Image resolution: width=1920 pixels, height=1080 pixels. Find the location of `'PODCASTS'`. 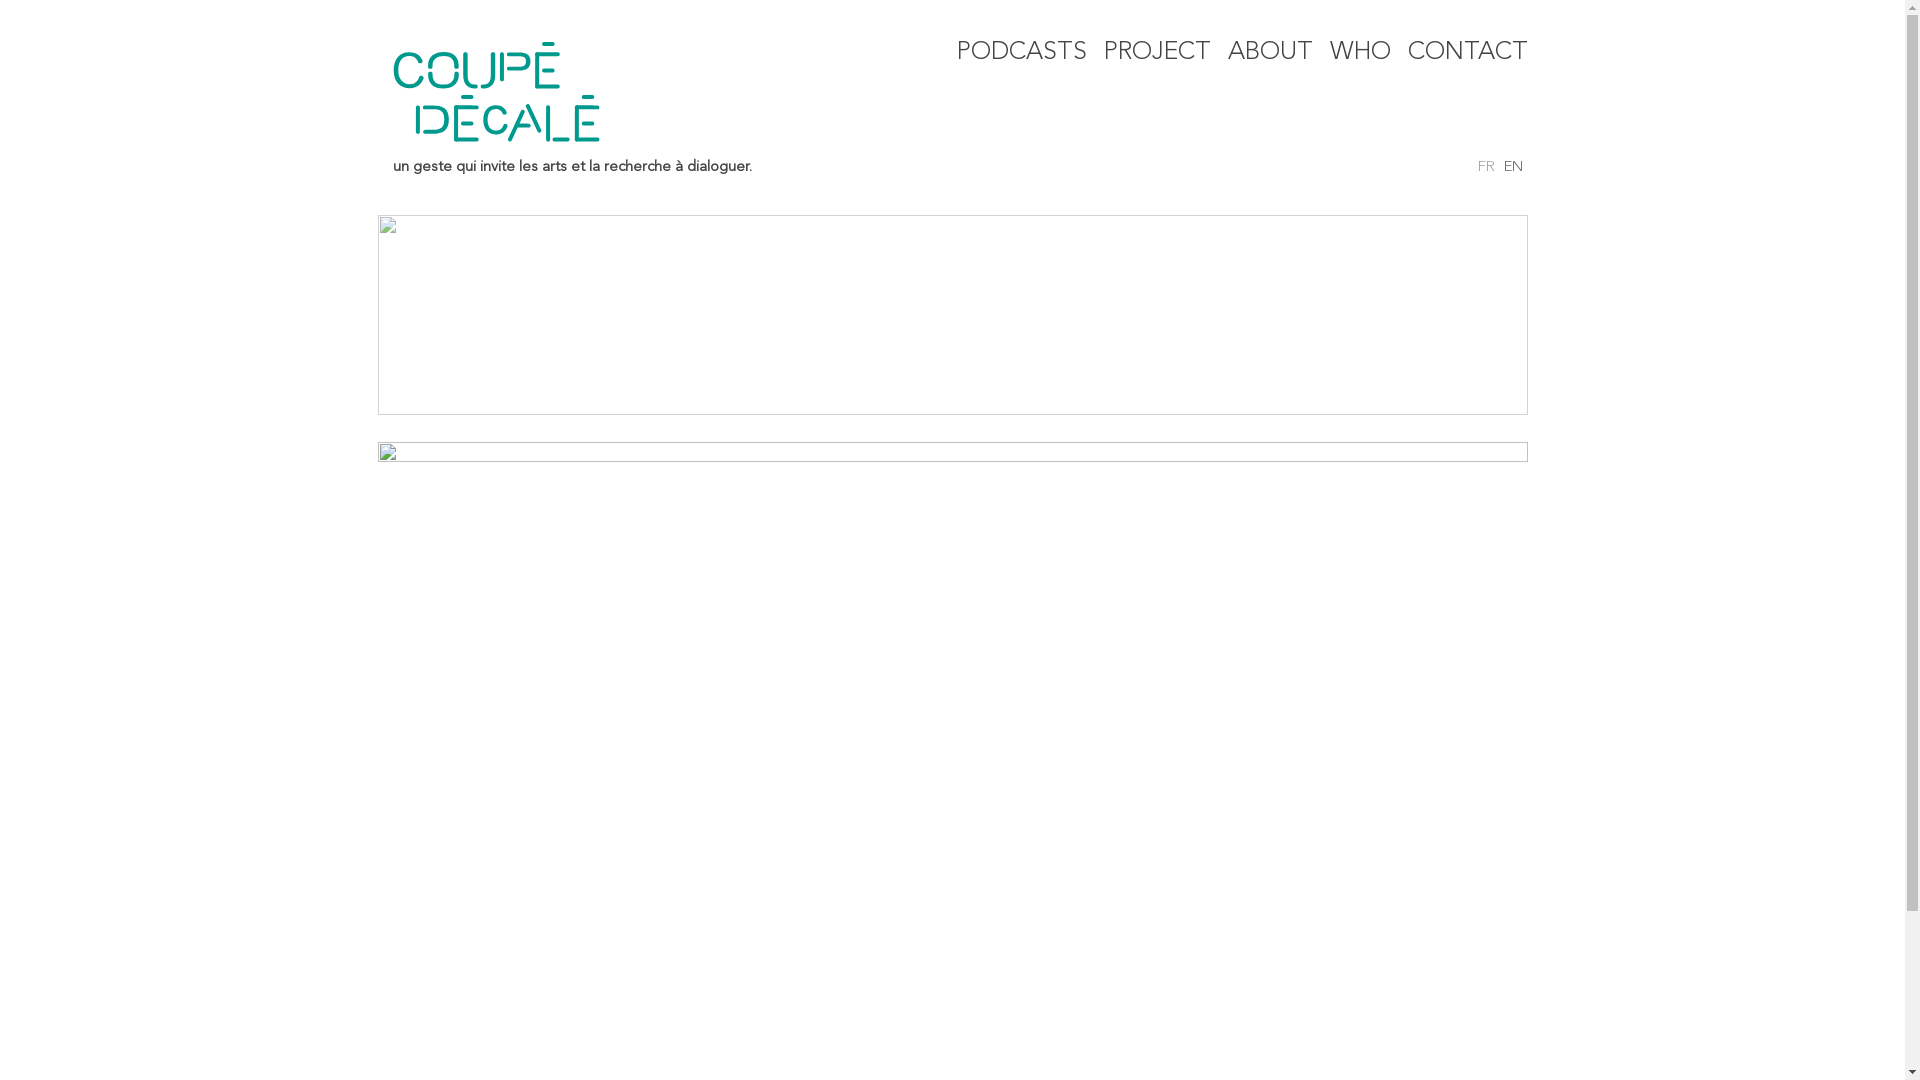

'PODCASTS' is located at coordinates (1021, 51).